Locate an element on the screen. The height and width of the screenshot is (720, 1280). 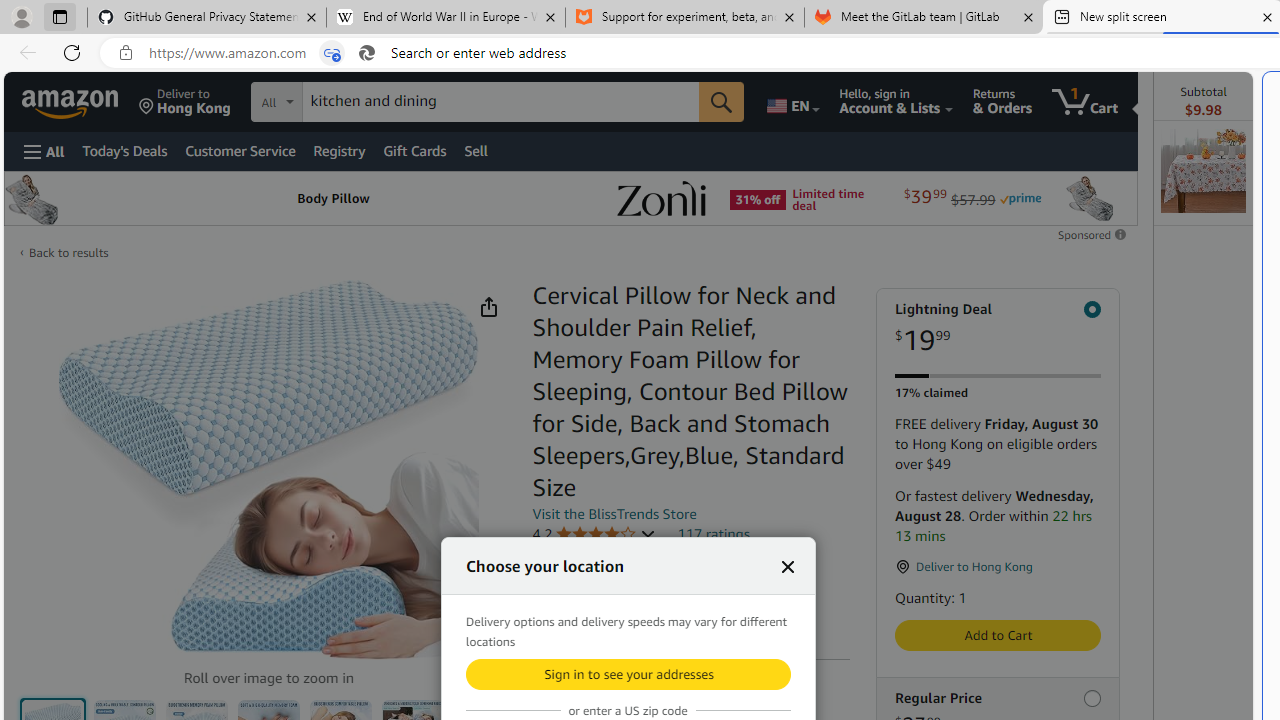
'Returns & Orders' is located at coordinates (1002, 101).